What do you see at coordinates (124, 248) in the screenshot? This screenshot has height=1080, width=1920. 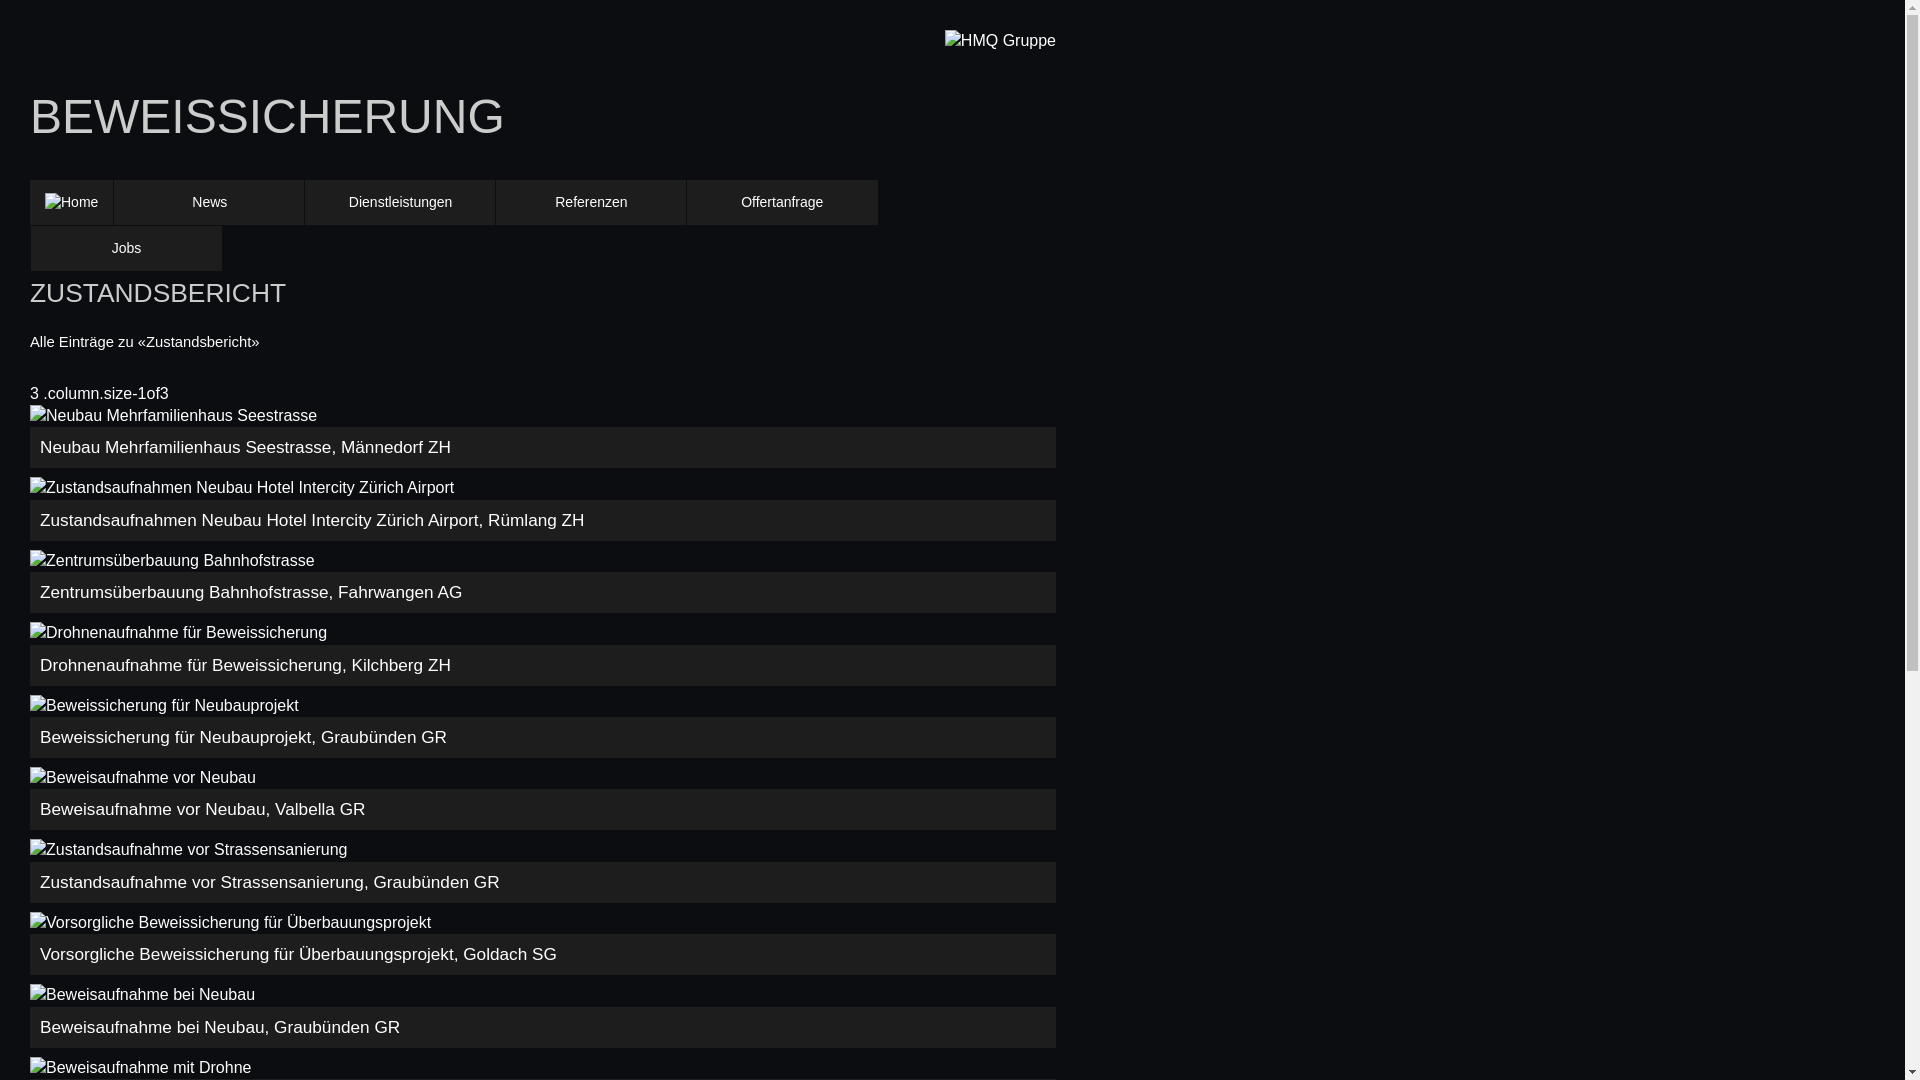 I see `'Jobs'` at bounding box center [124, 248].